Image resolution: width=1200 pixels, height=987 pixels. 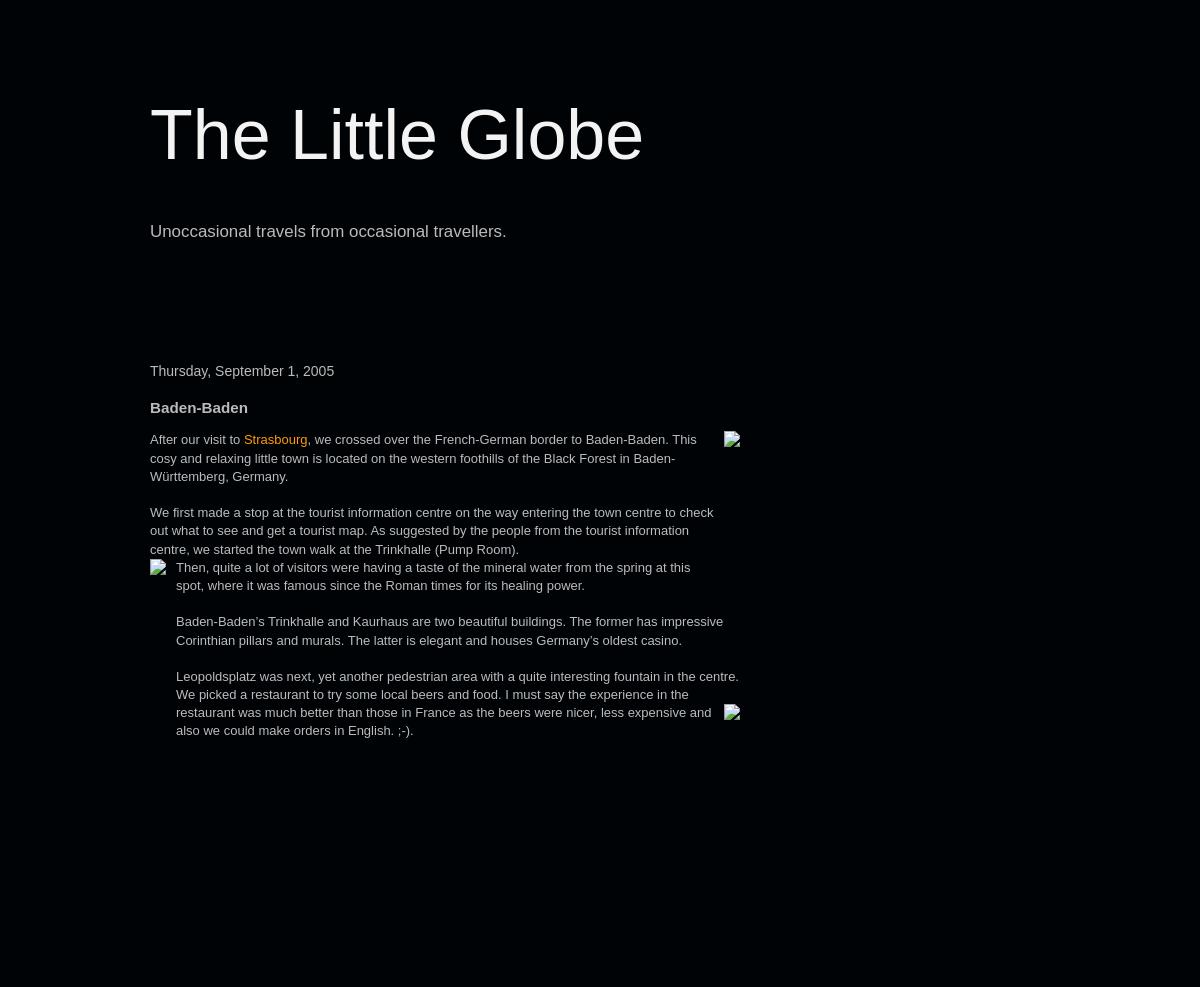 What do you see at coordinates (195, 438) in the screenshot?
I see `'After our visit to'` at bounding box center [195, 438].